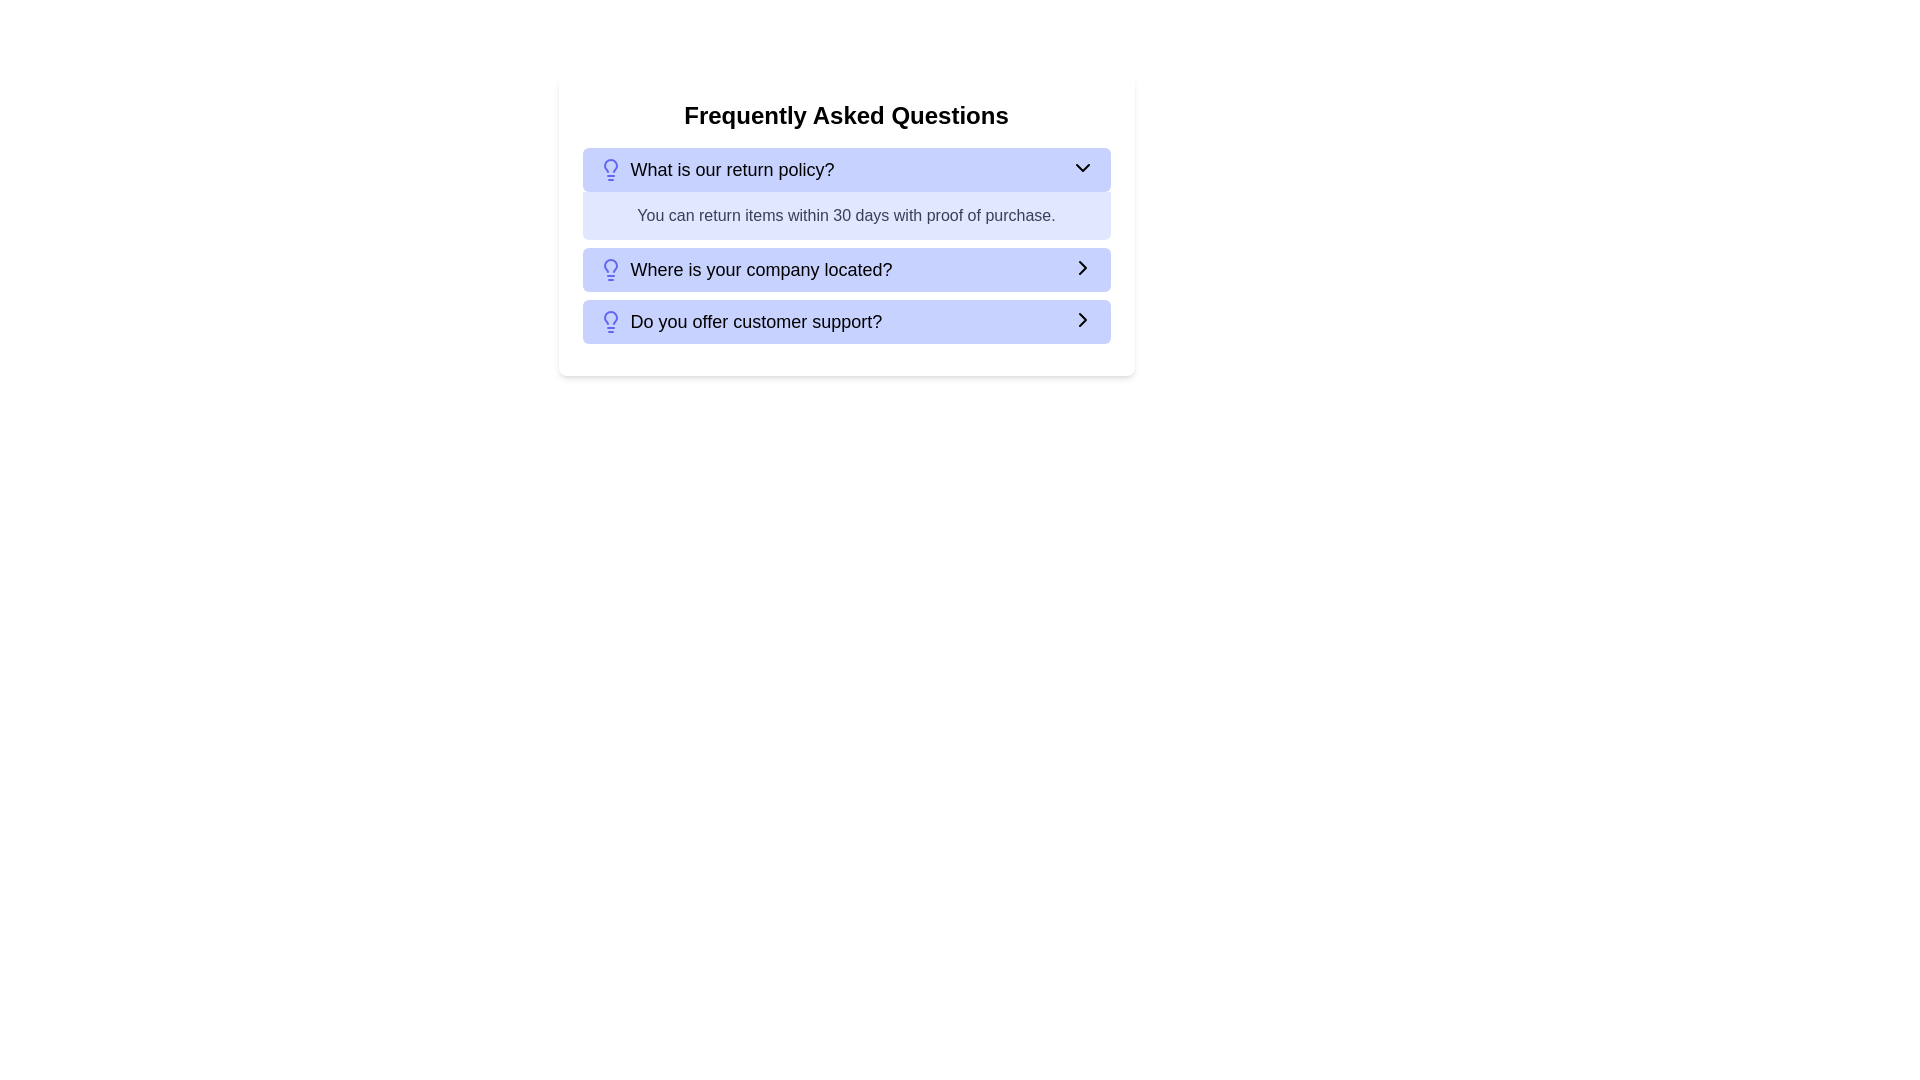 This screenshot has height=1080, width=1920. Describe the element at coordinates (609, 168) in the screenshot. I see `the lightbulb icon with a purple outline located to the left of the text 'What is our return policy?' in the FAQ section` at that location.